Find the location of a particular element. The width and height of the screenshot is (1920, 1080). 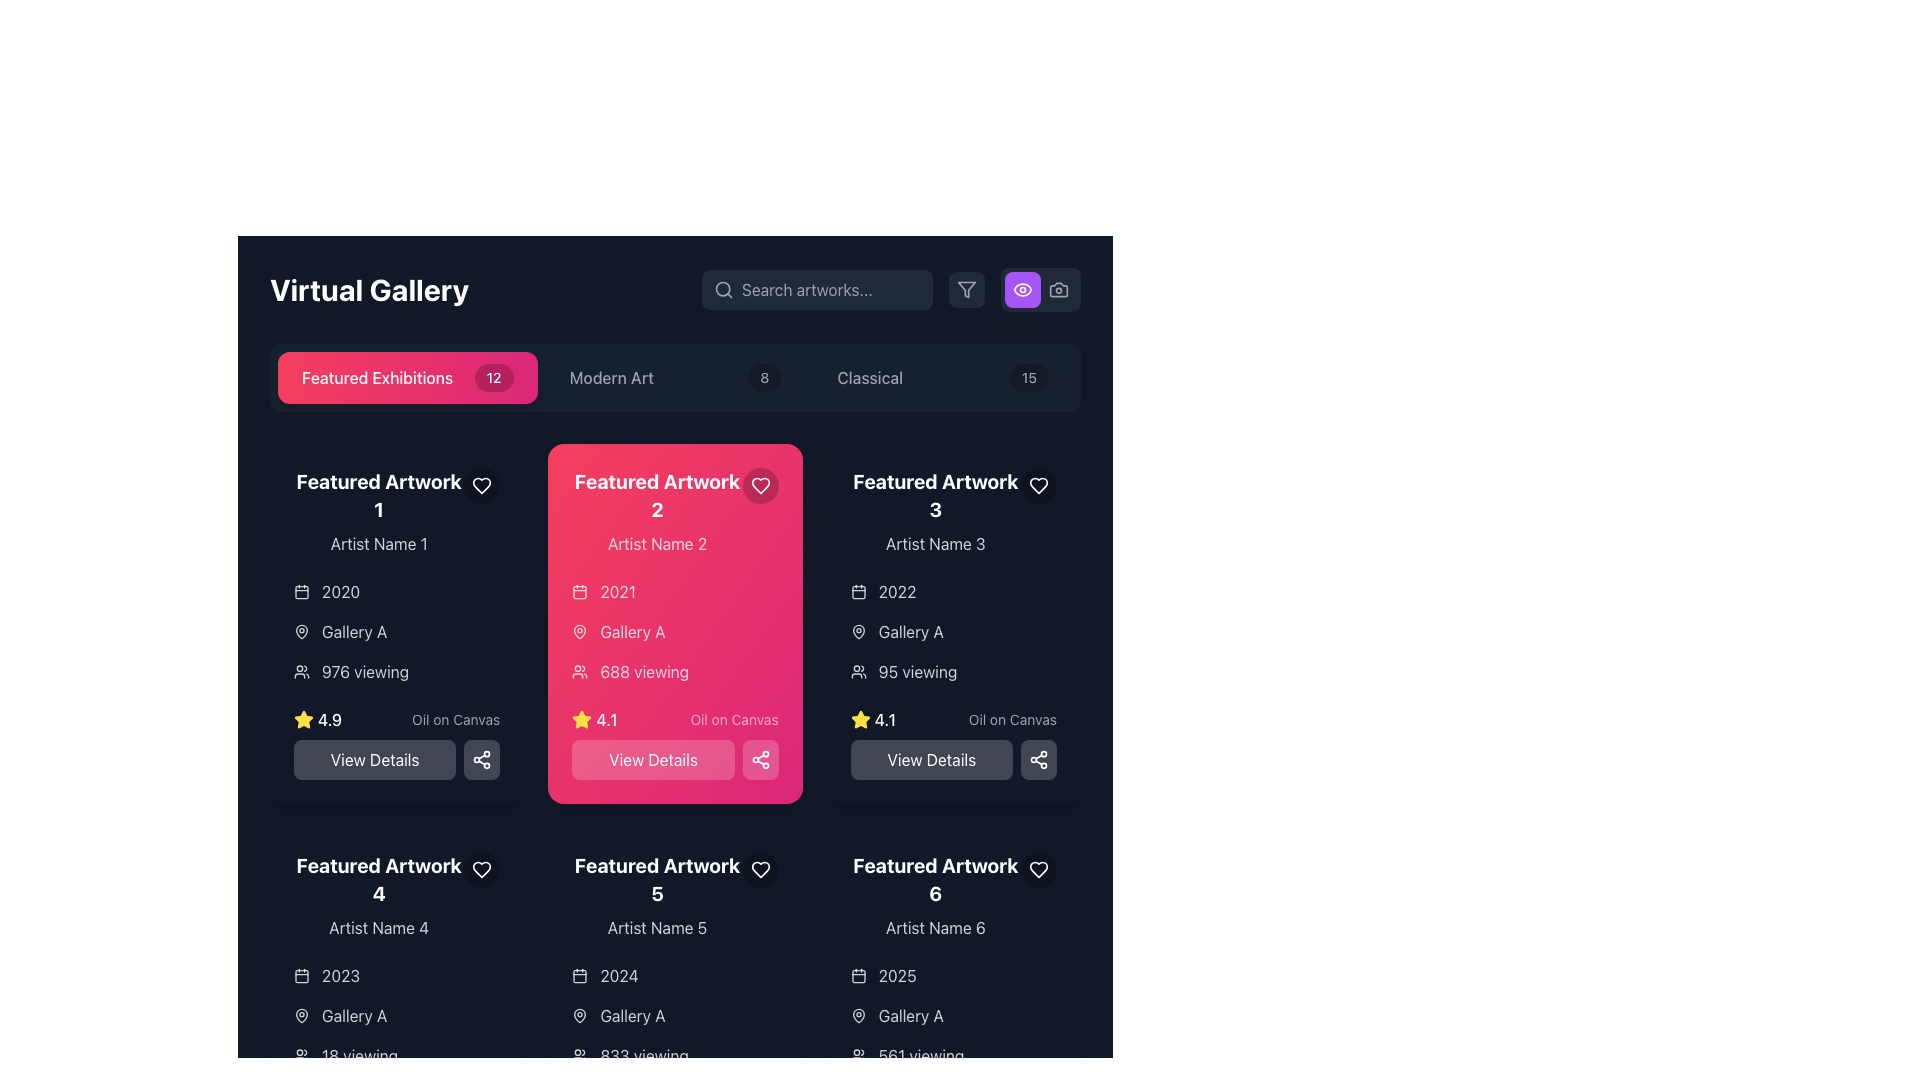

the circular button with a heart icon inside it, located at the top-right corner of the 'Featured Artwork 2' card, to mark the artwork as favorite is located at coordinates (759, 486).